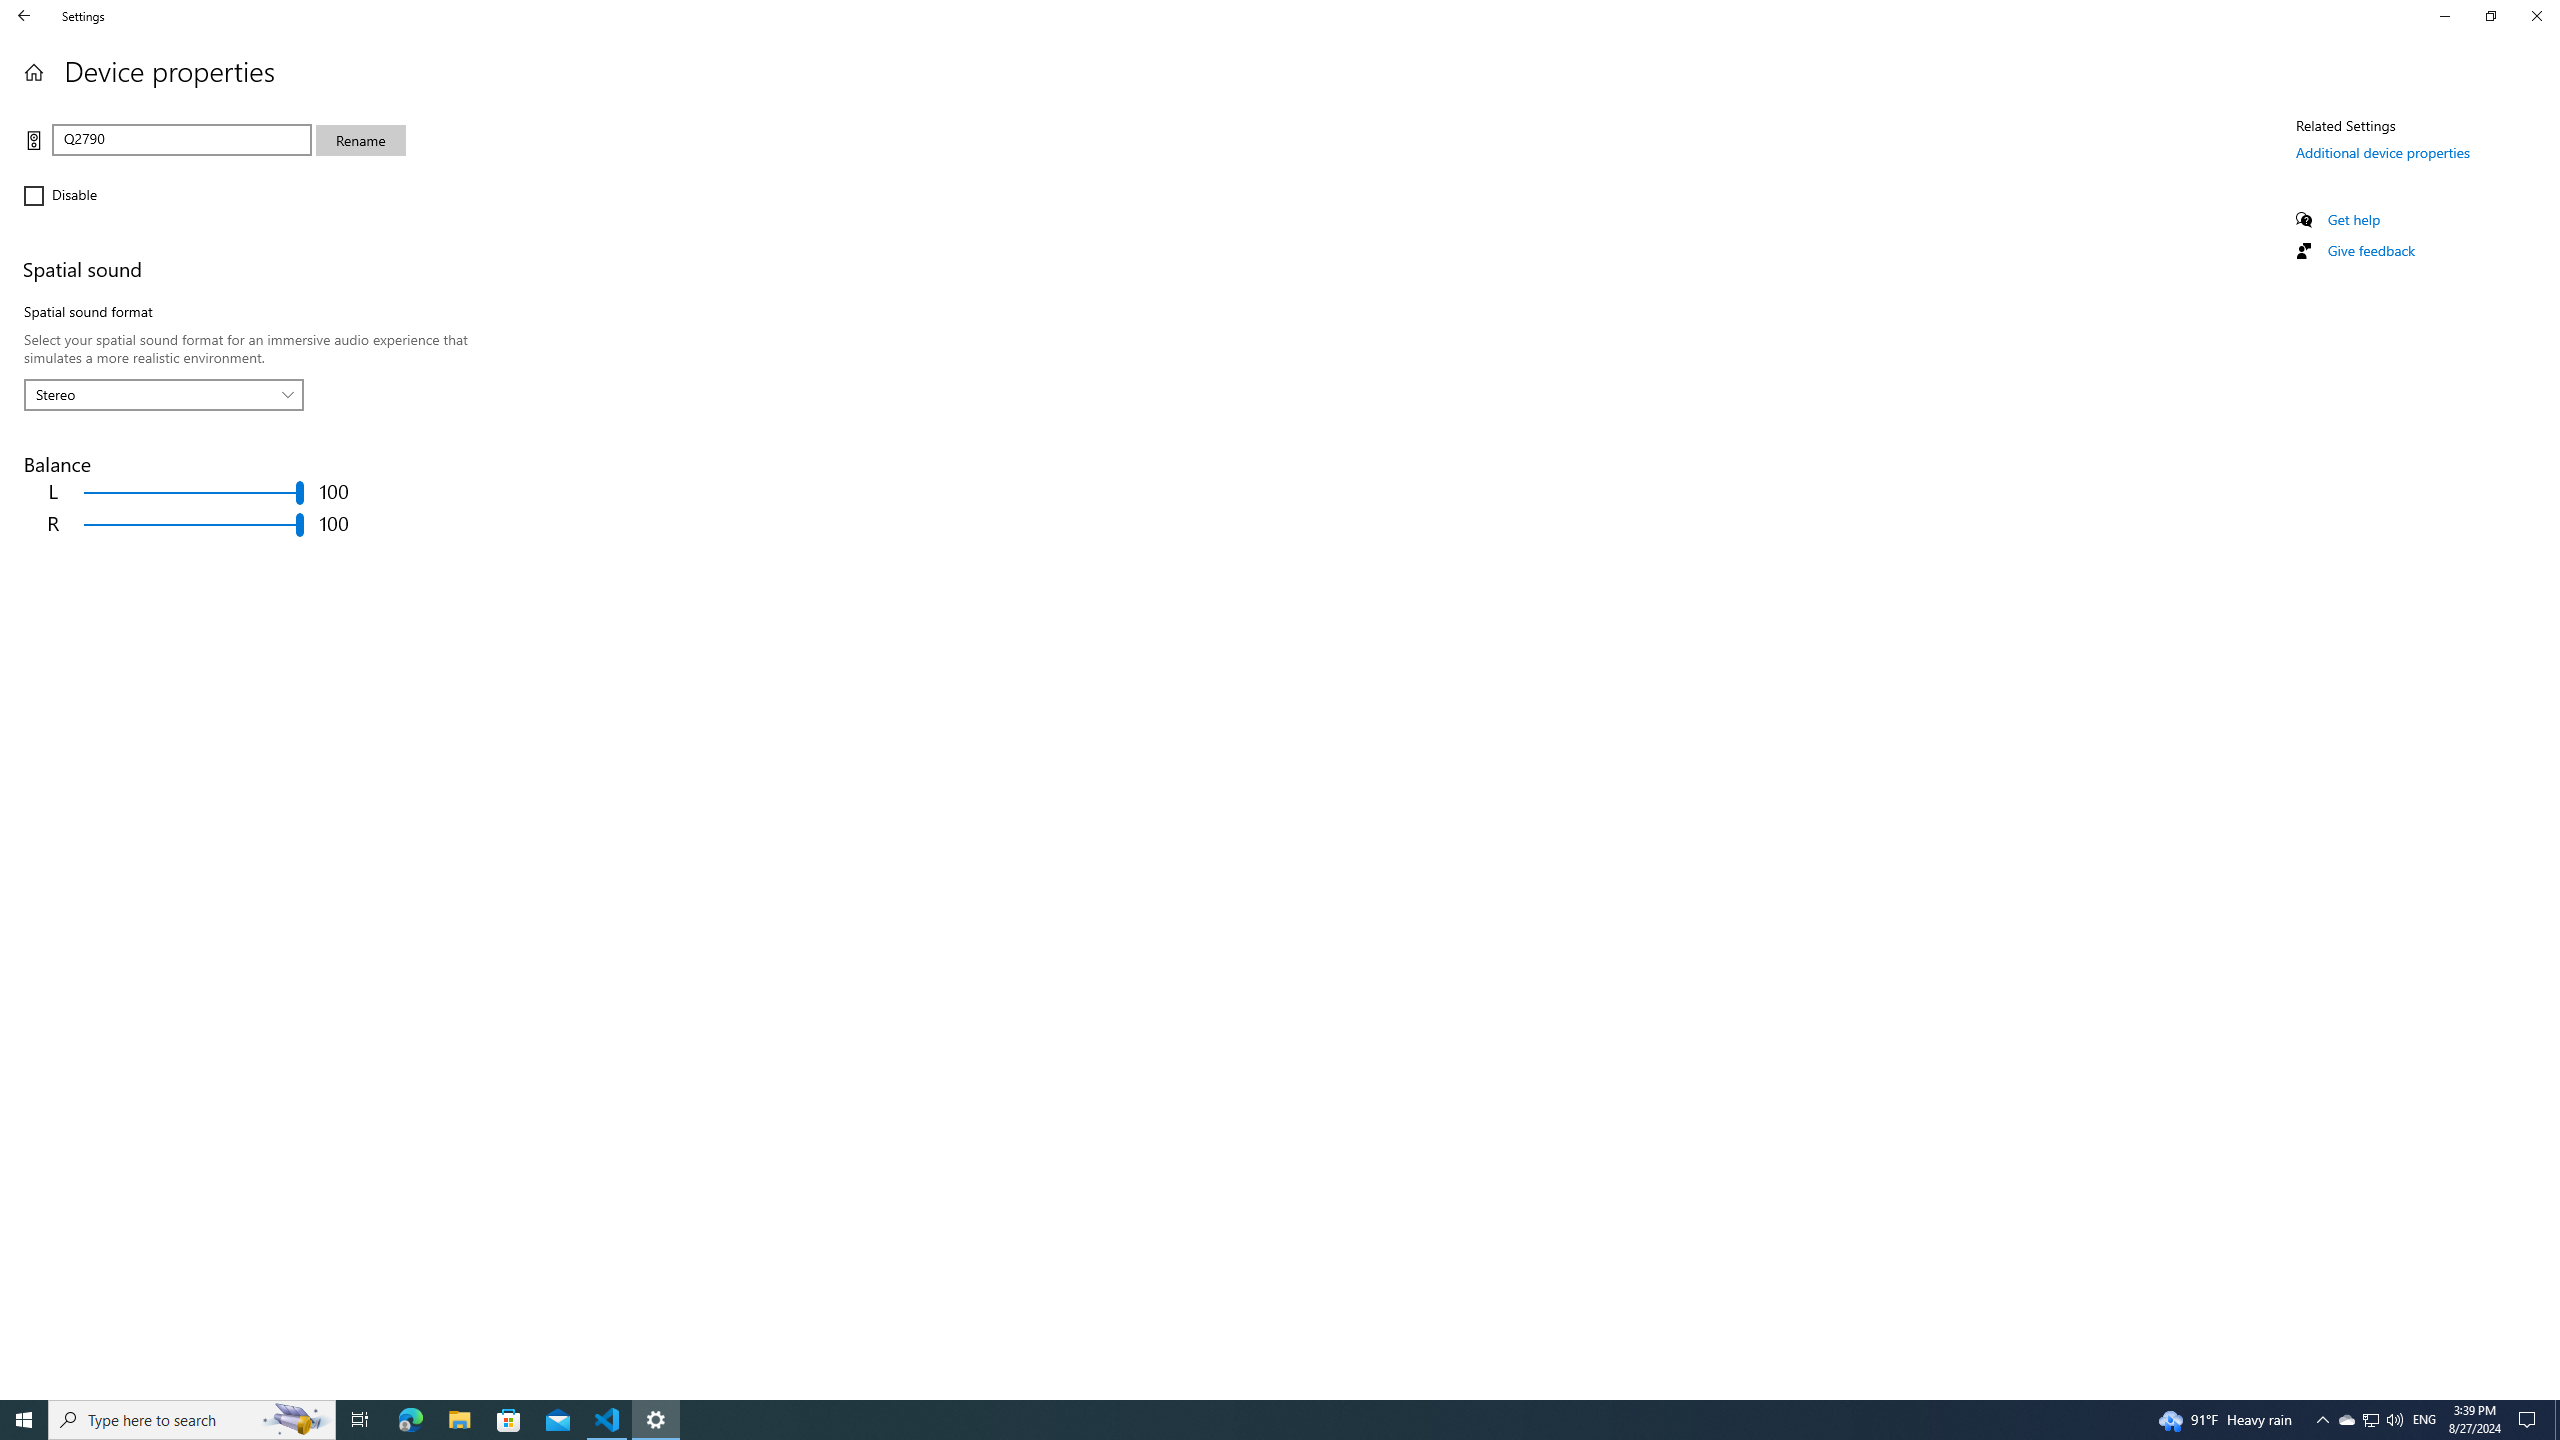 This screenshot has height=1440, width=2560. I want to click on 'Settings - 1 running window', so click(656, 1418).